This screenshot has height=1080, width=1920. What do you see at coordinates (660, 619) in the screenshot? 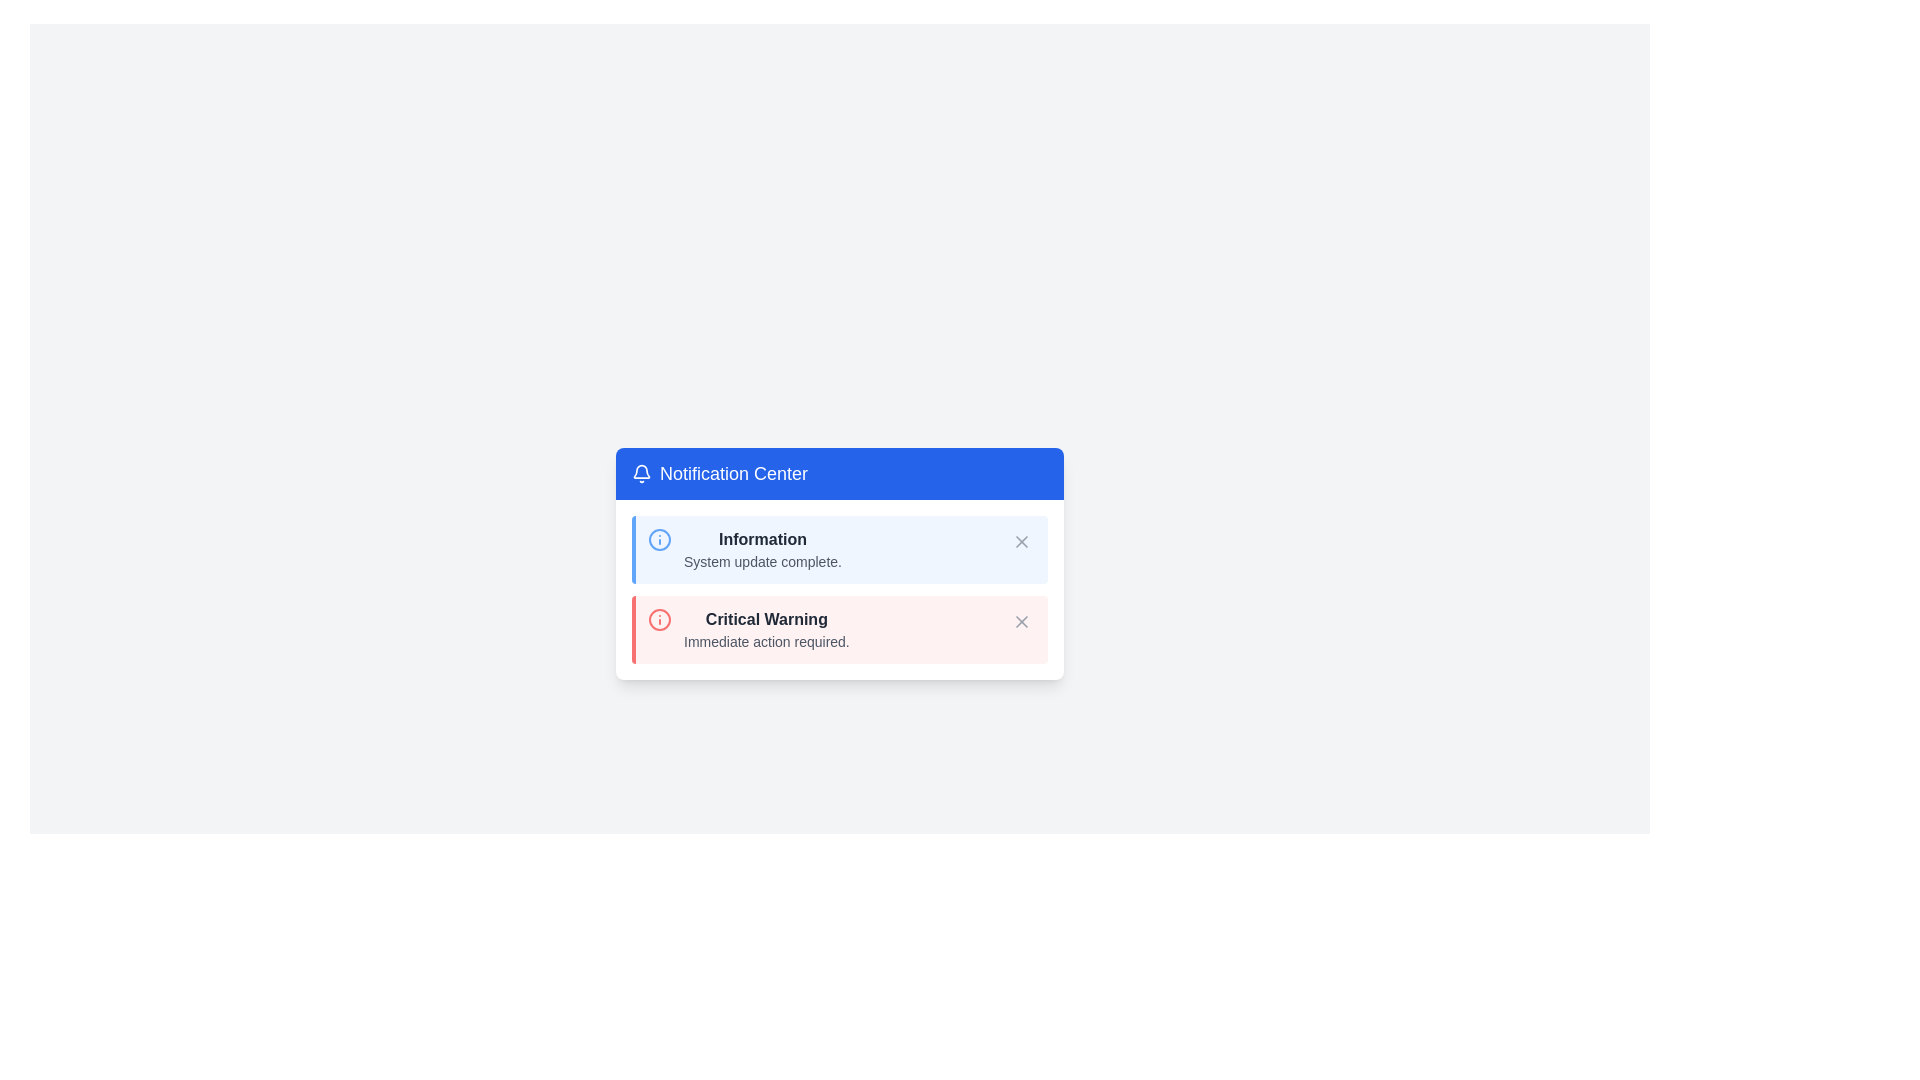
I see `the circular red icon with a white background featuring a centered 'i' symbol in the leftmost section of the 'Critical Warning' notification box` at bounding box center [660, 619].